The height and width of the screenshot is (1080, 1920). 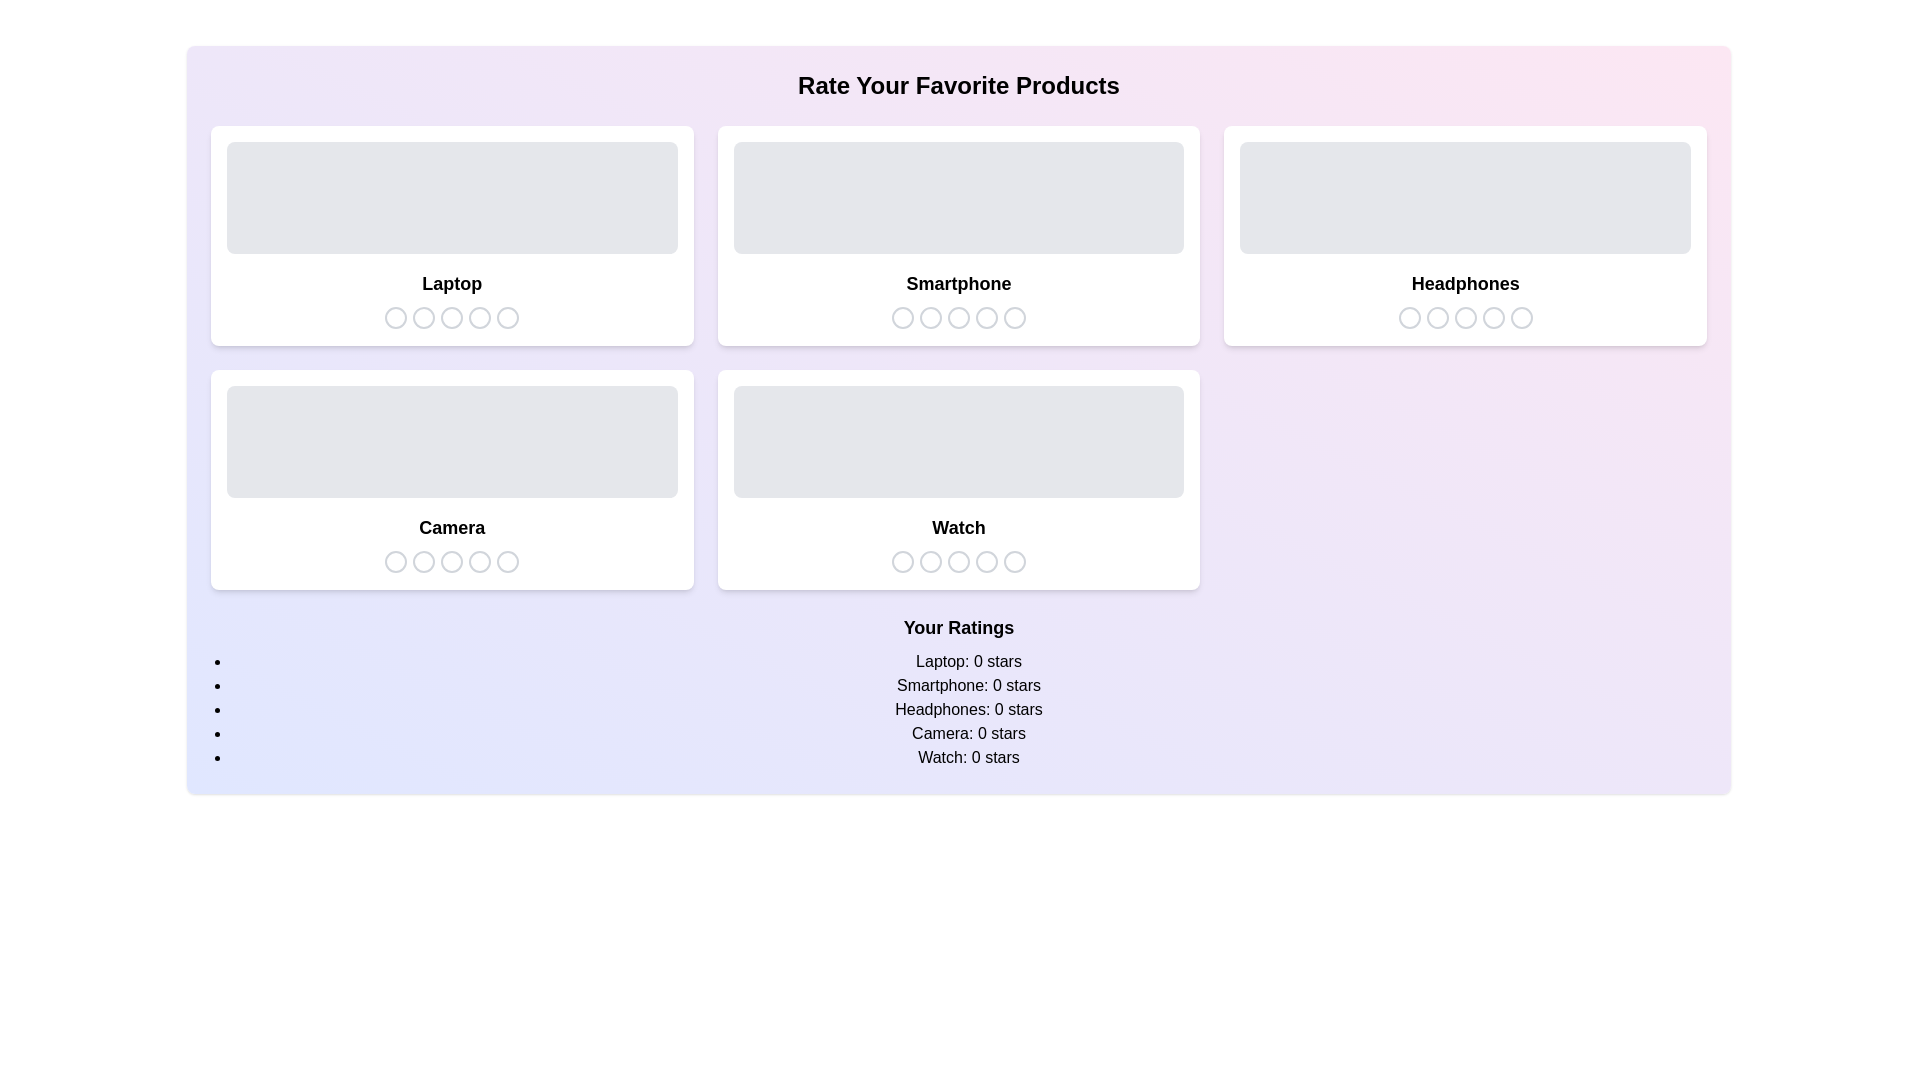 What do you see at coordinates (1464, 316) in the screenshot?
I see `the star icon corresponding to 3 stars for the product Headphones` at bounding box center [1464, 316].